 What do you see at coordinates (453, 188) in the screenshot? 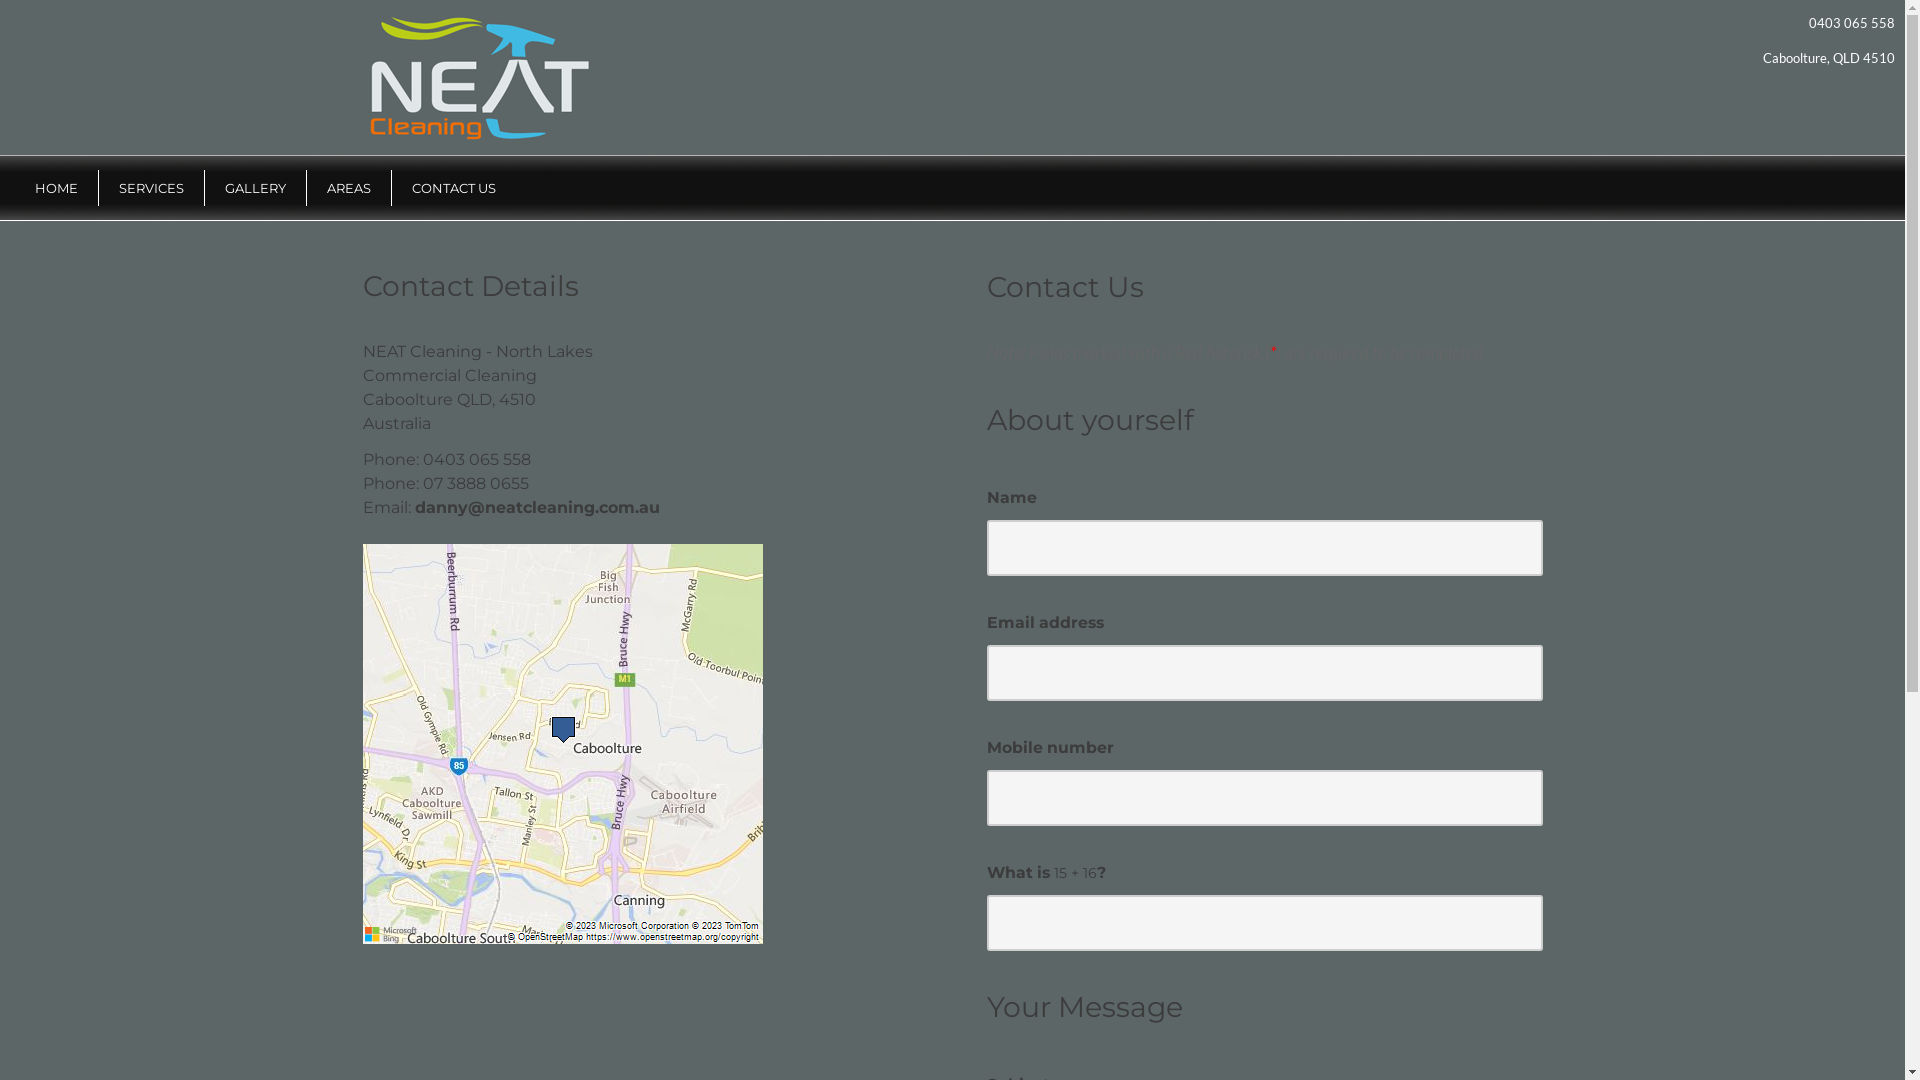
I see `'CONTACT US'` at bounding box center [453, 188].